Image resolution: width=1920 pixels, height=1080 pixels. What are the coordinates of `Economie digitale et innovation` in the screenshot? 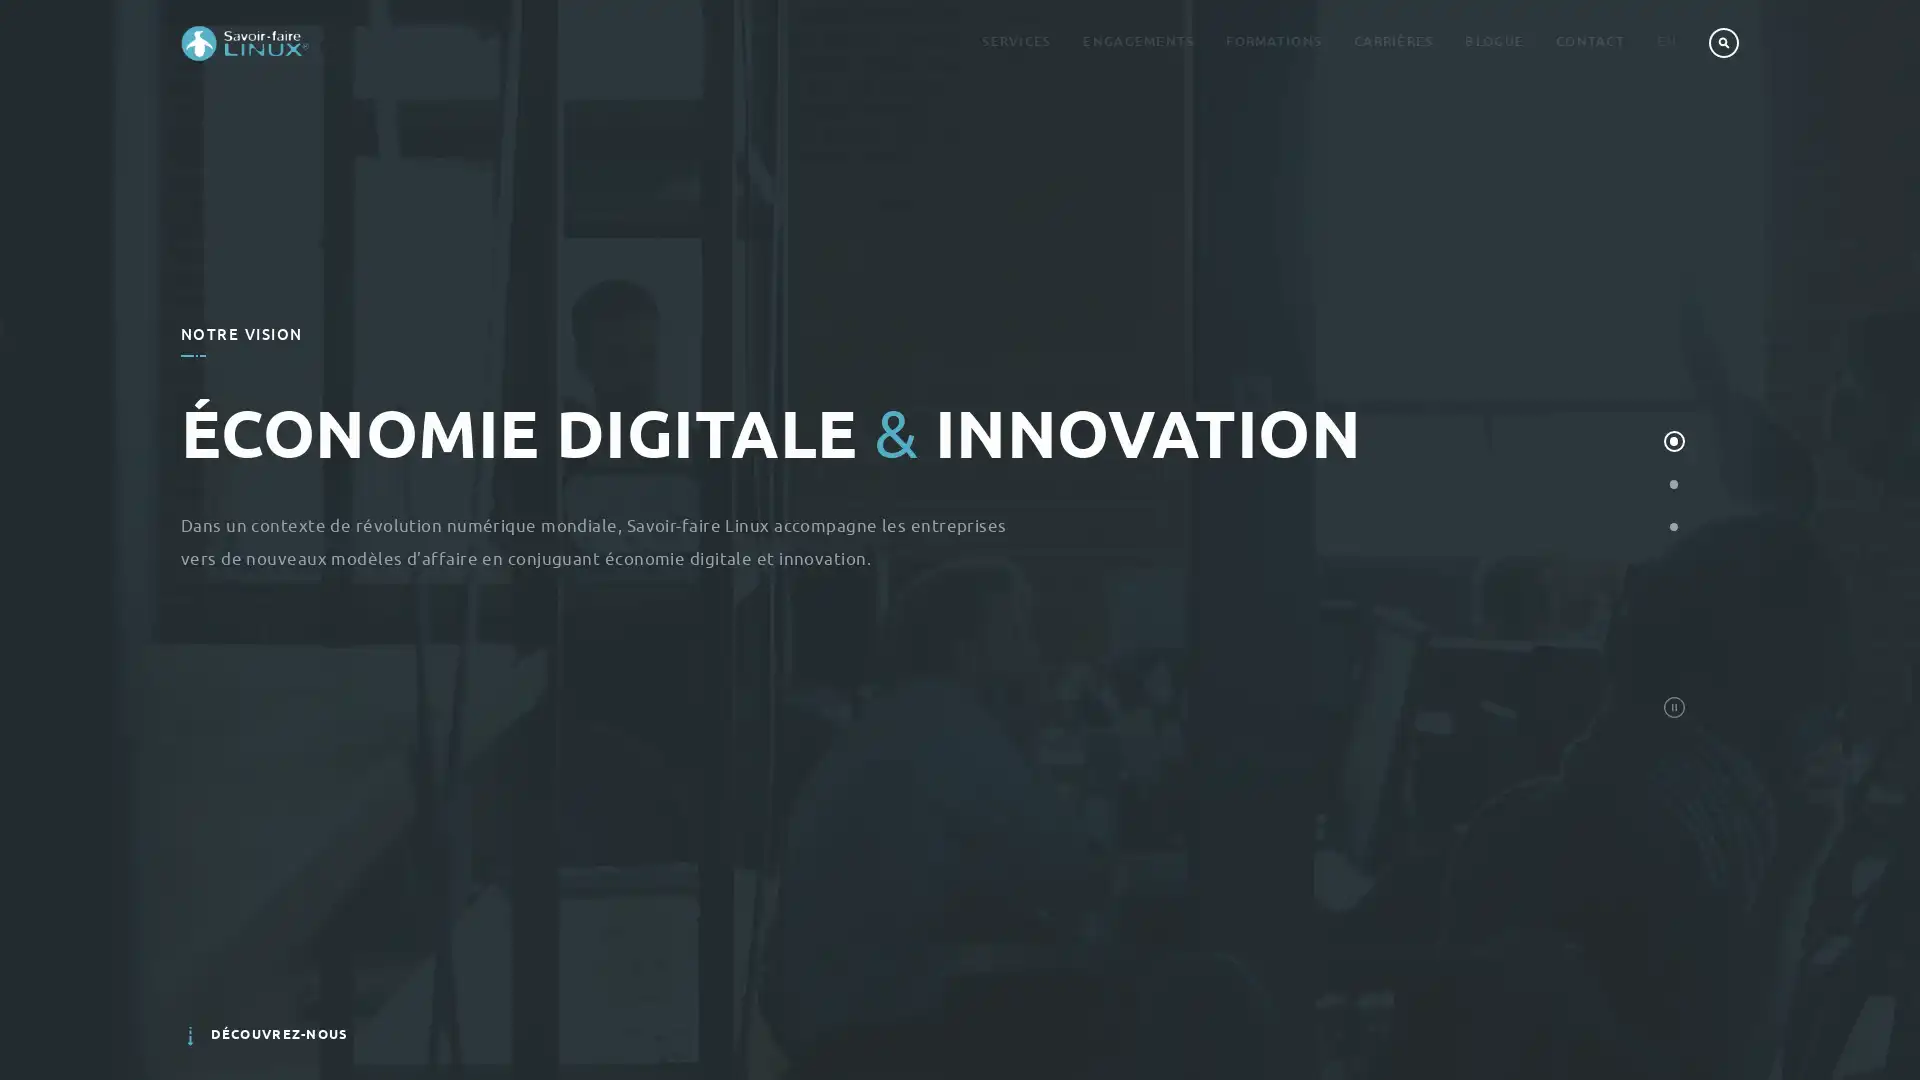 It's located at (1673, 440).